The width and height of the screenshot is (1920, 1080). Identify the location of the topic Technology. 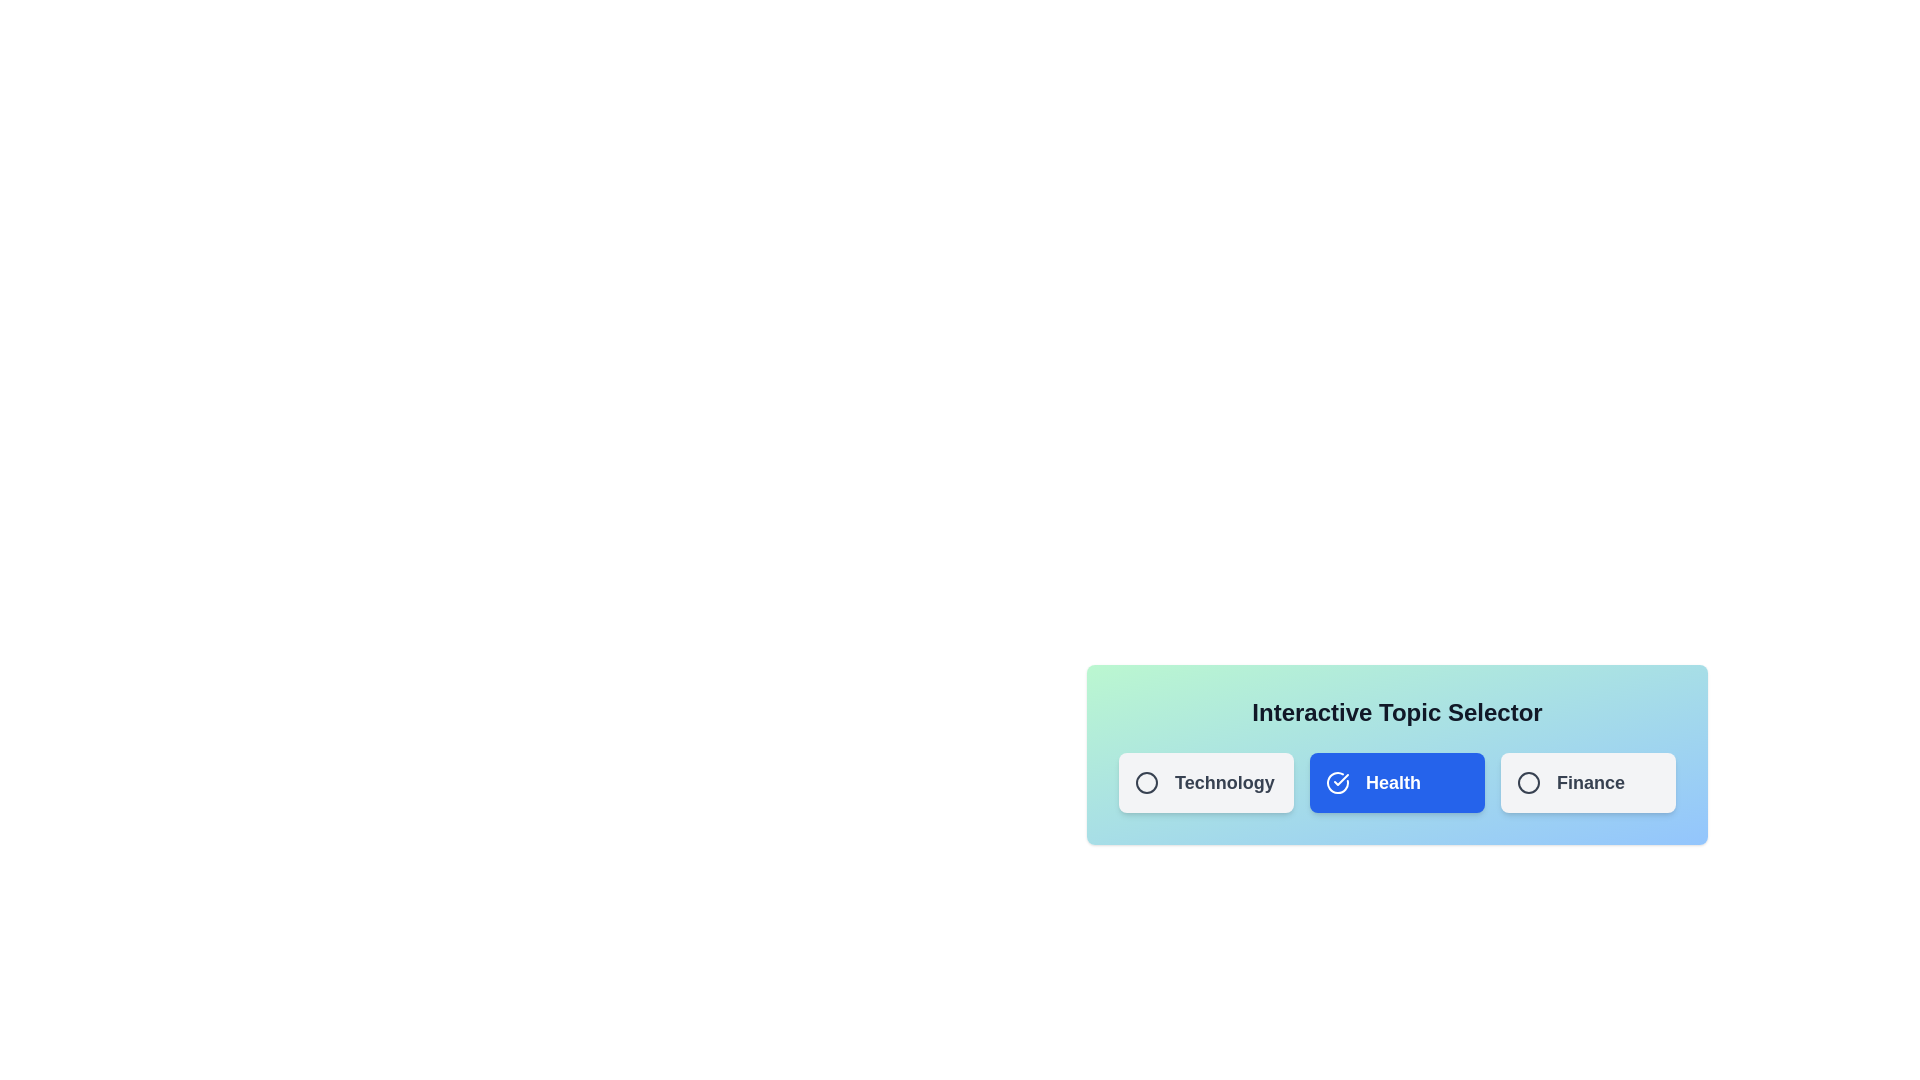
(1205, 782).